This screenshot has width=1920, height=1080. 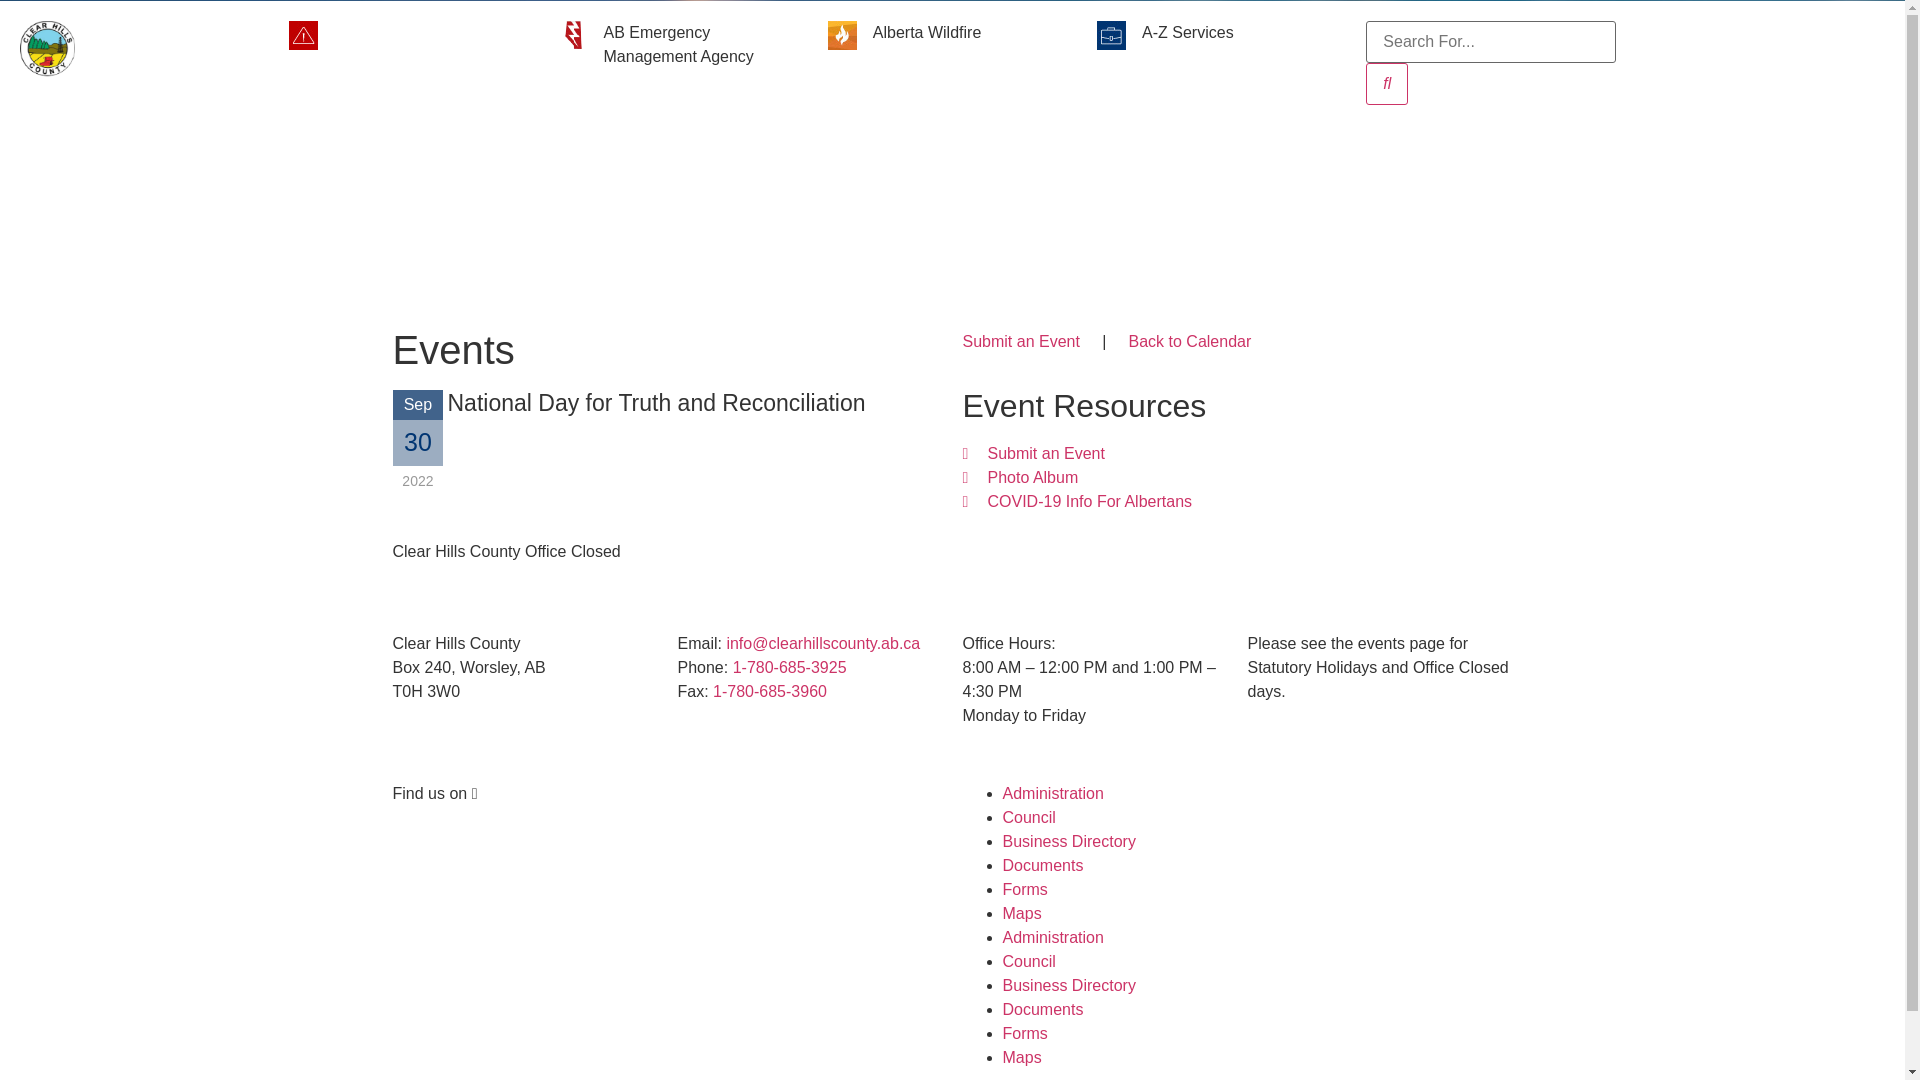 What do you see at coordinates (1002, 960) in the screenshot?
I see `'Council'` at bounding box center [1002, 960].